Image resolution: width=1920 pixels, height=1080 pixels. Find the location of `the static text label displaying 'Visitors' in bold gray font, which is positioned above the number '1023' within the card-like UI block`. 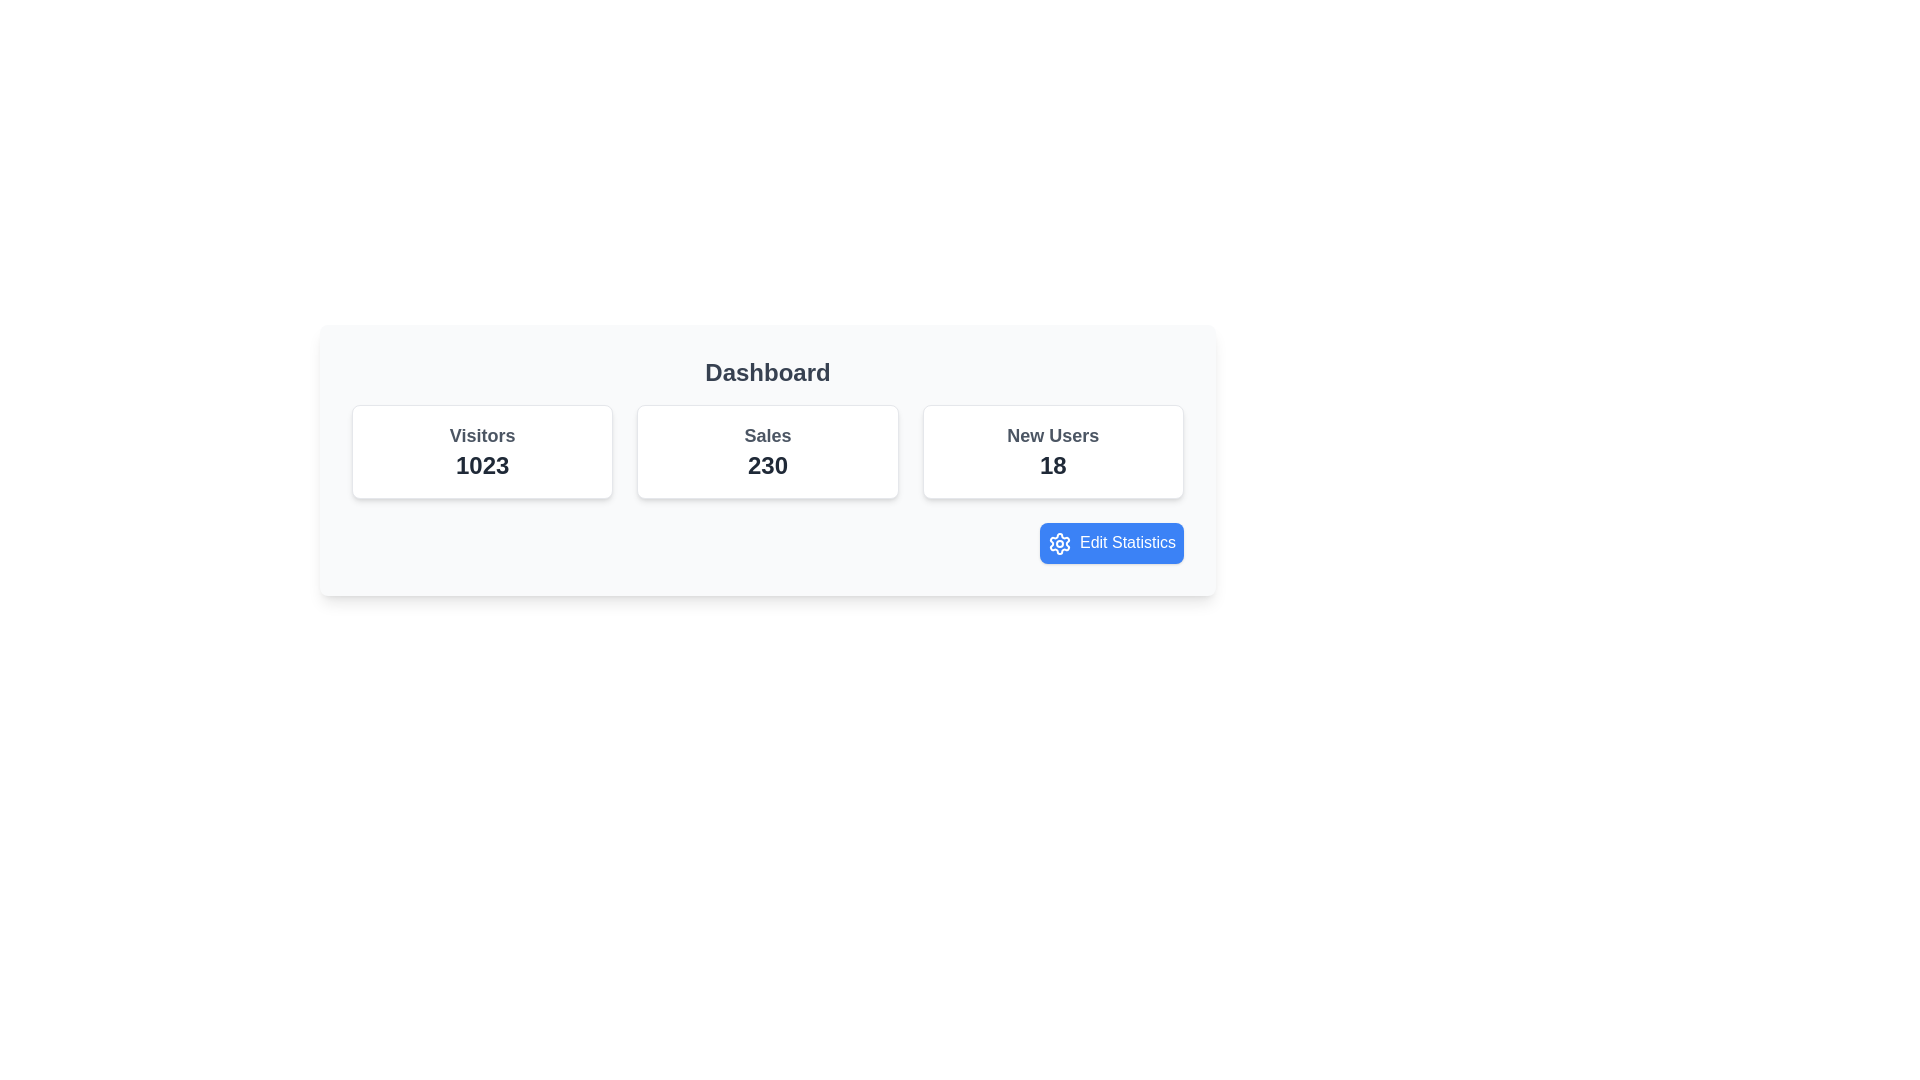

the static text label displaying 'Visitors' in bold gray font, which is positioned above the number '1023' within the card-like UI block is located at coordinates (482, 434).